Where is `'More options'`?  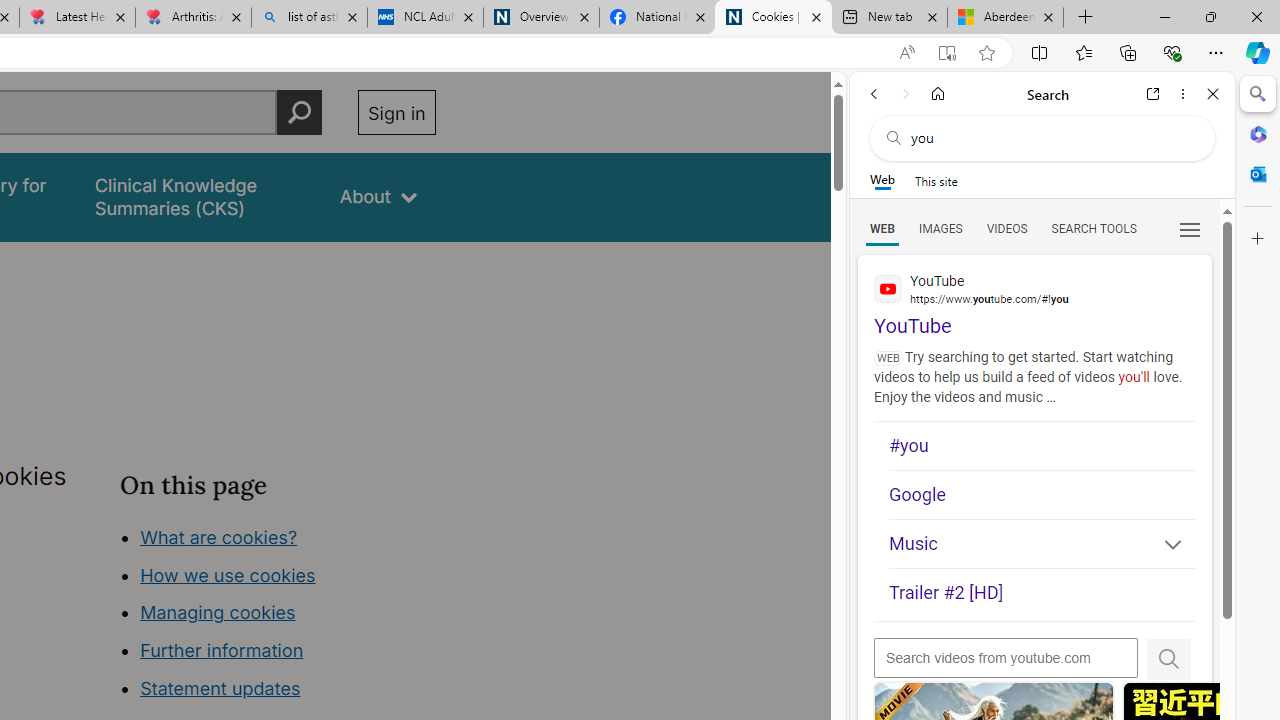
'More options' is located at coordinates (1182, 93).